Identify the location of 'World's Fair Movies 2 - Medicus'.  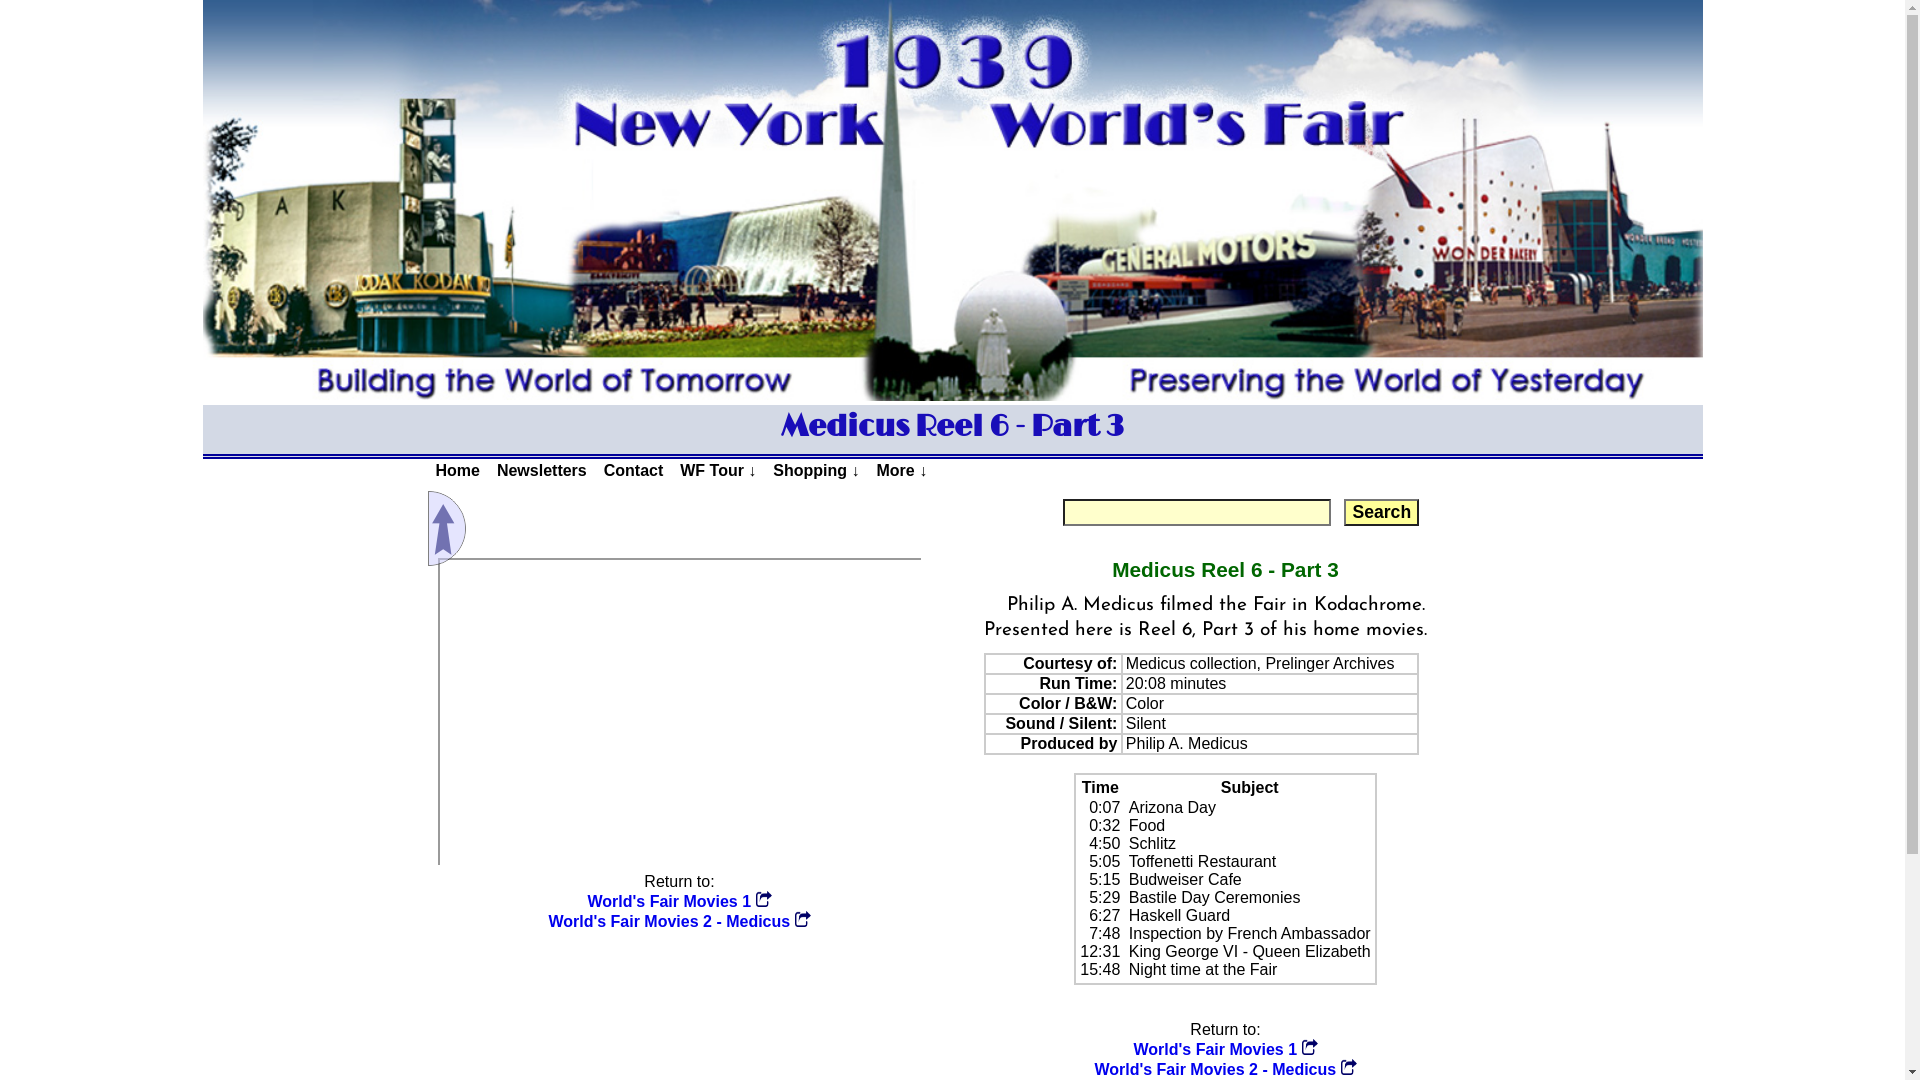
(678, 921).